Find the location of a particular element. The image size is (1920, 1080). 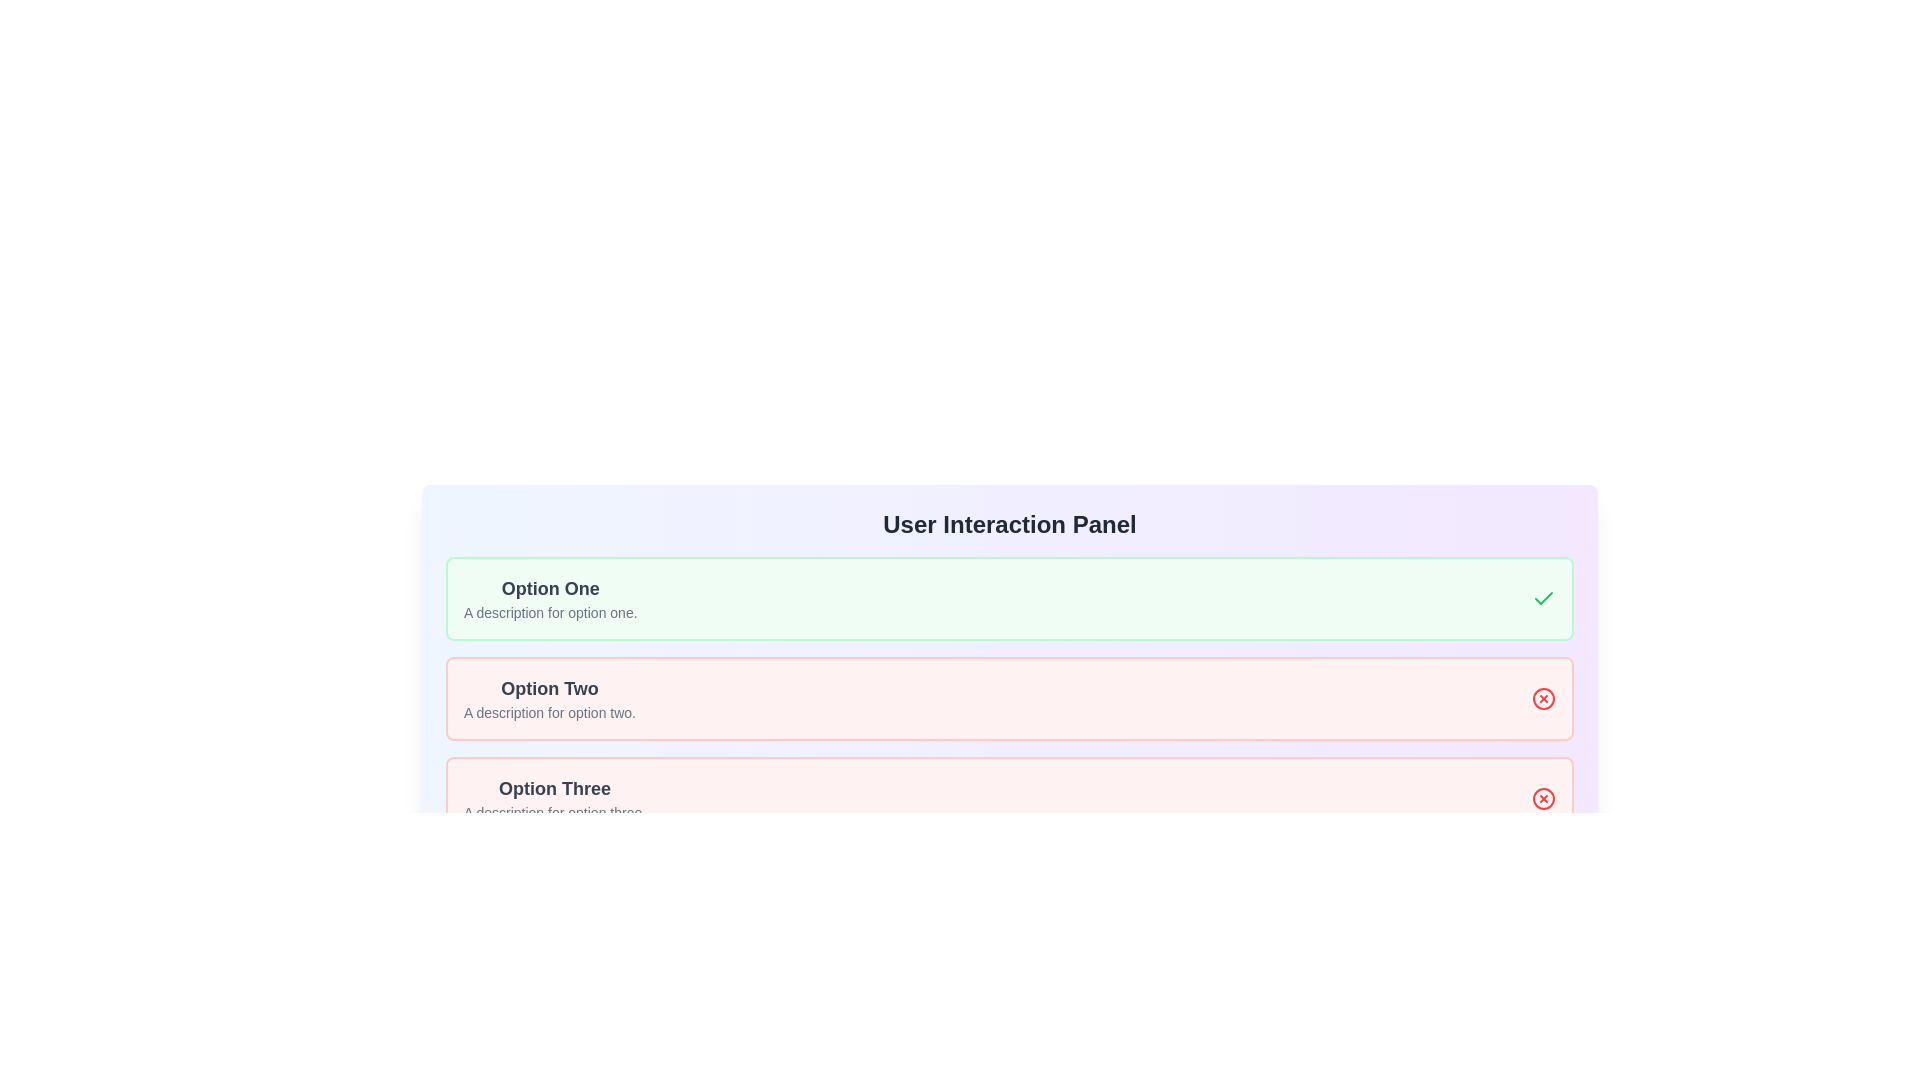

displayed text from the Text block that says 'Option Two' in bold gray font and its description in lighter gray is located at coordinates (550, 697).